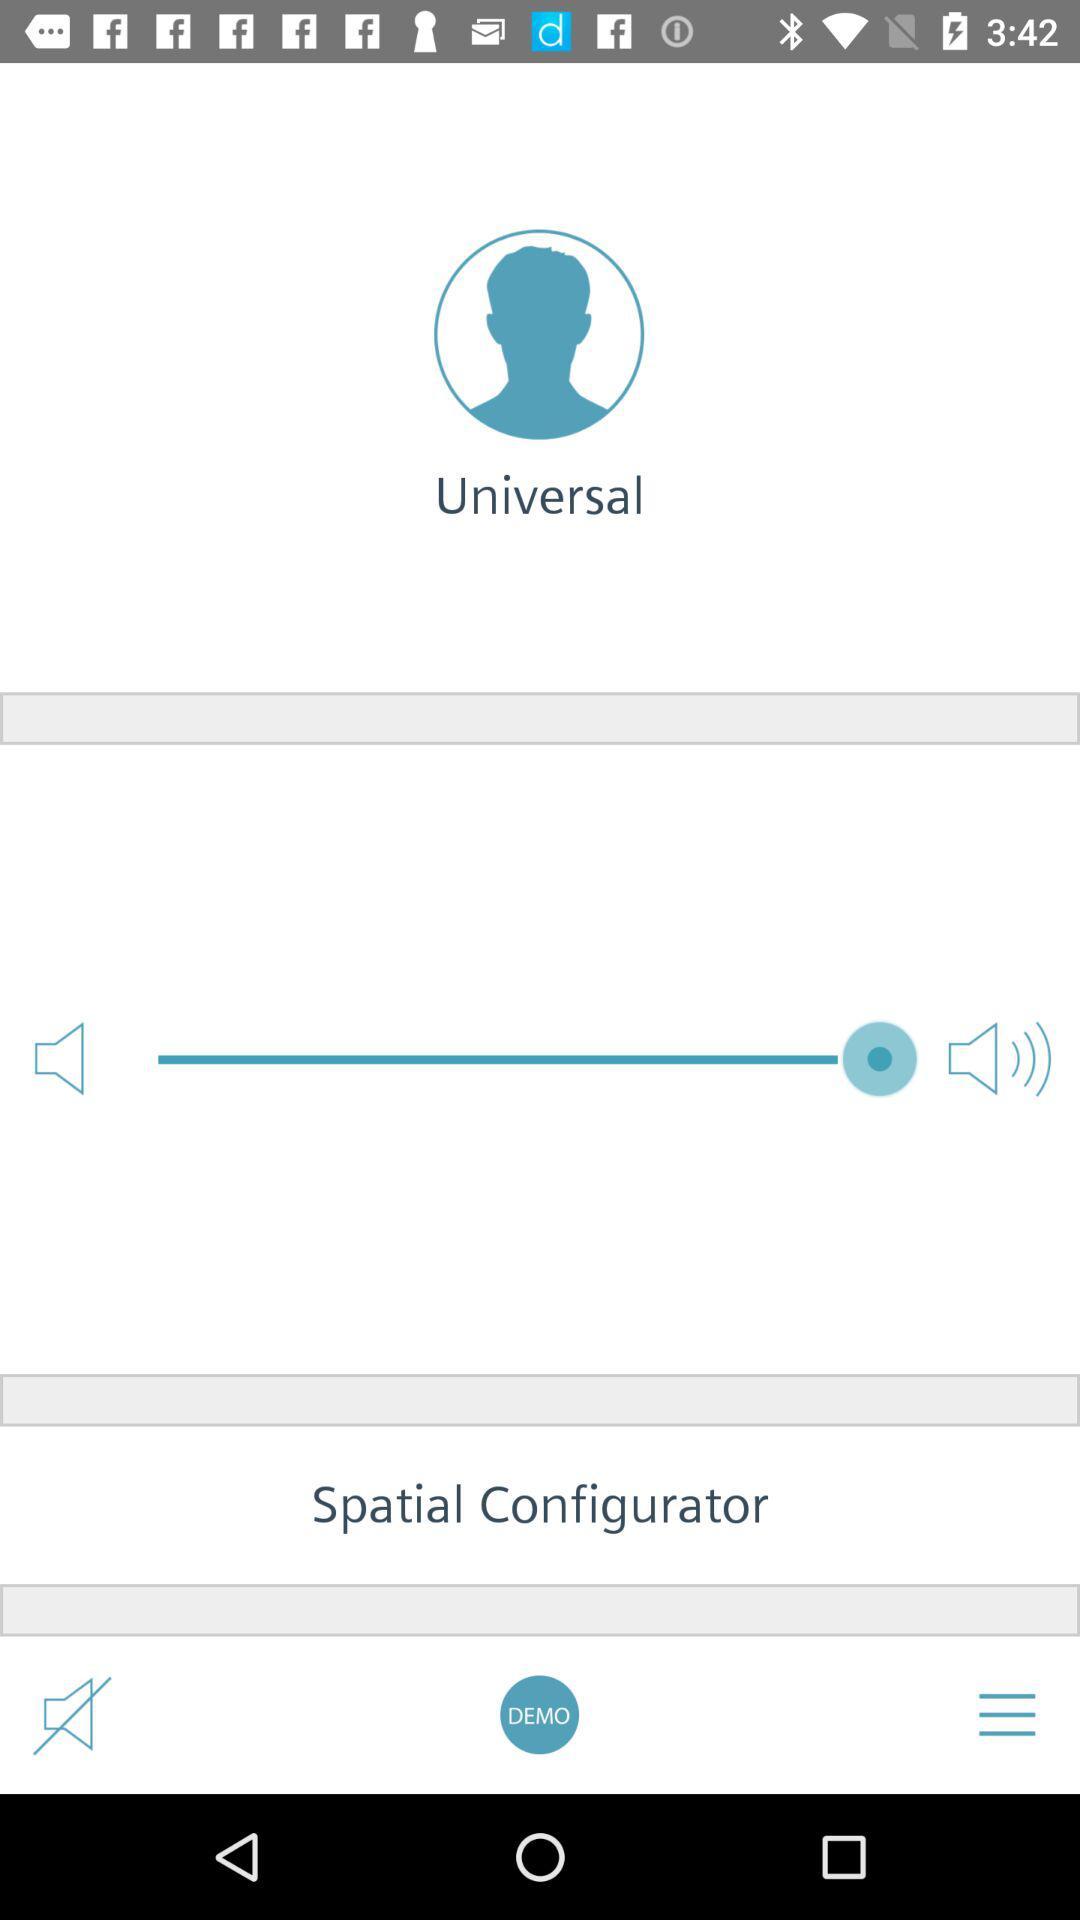 This screenshot has width=1080, height=1920. I want to click on the volume icon, so click(71, 1714).